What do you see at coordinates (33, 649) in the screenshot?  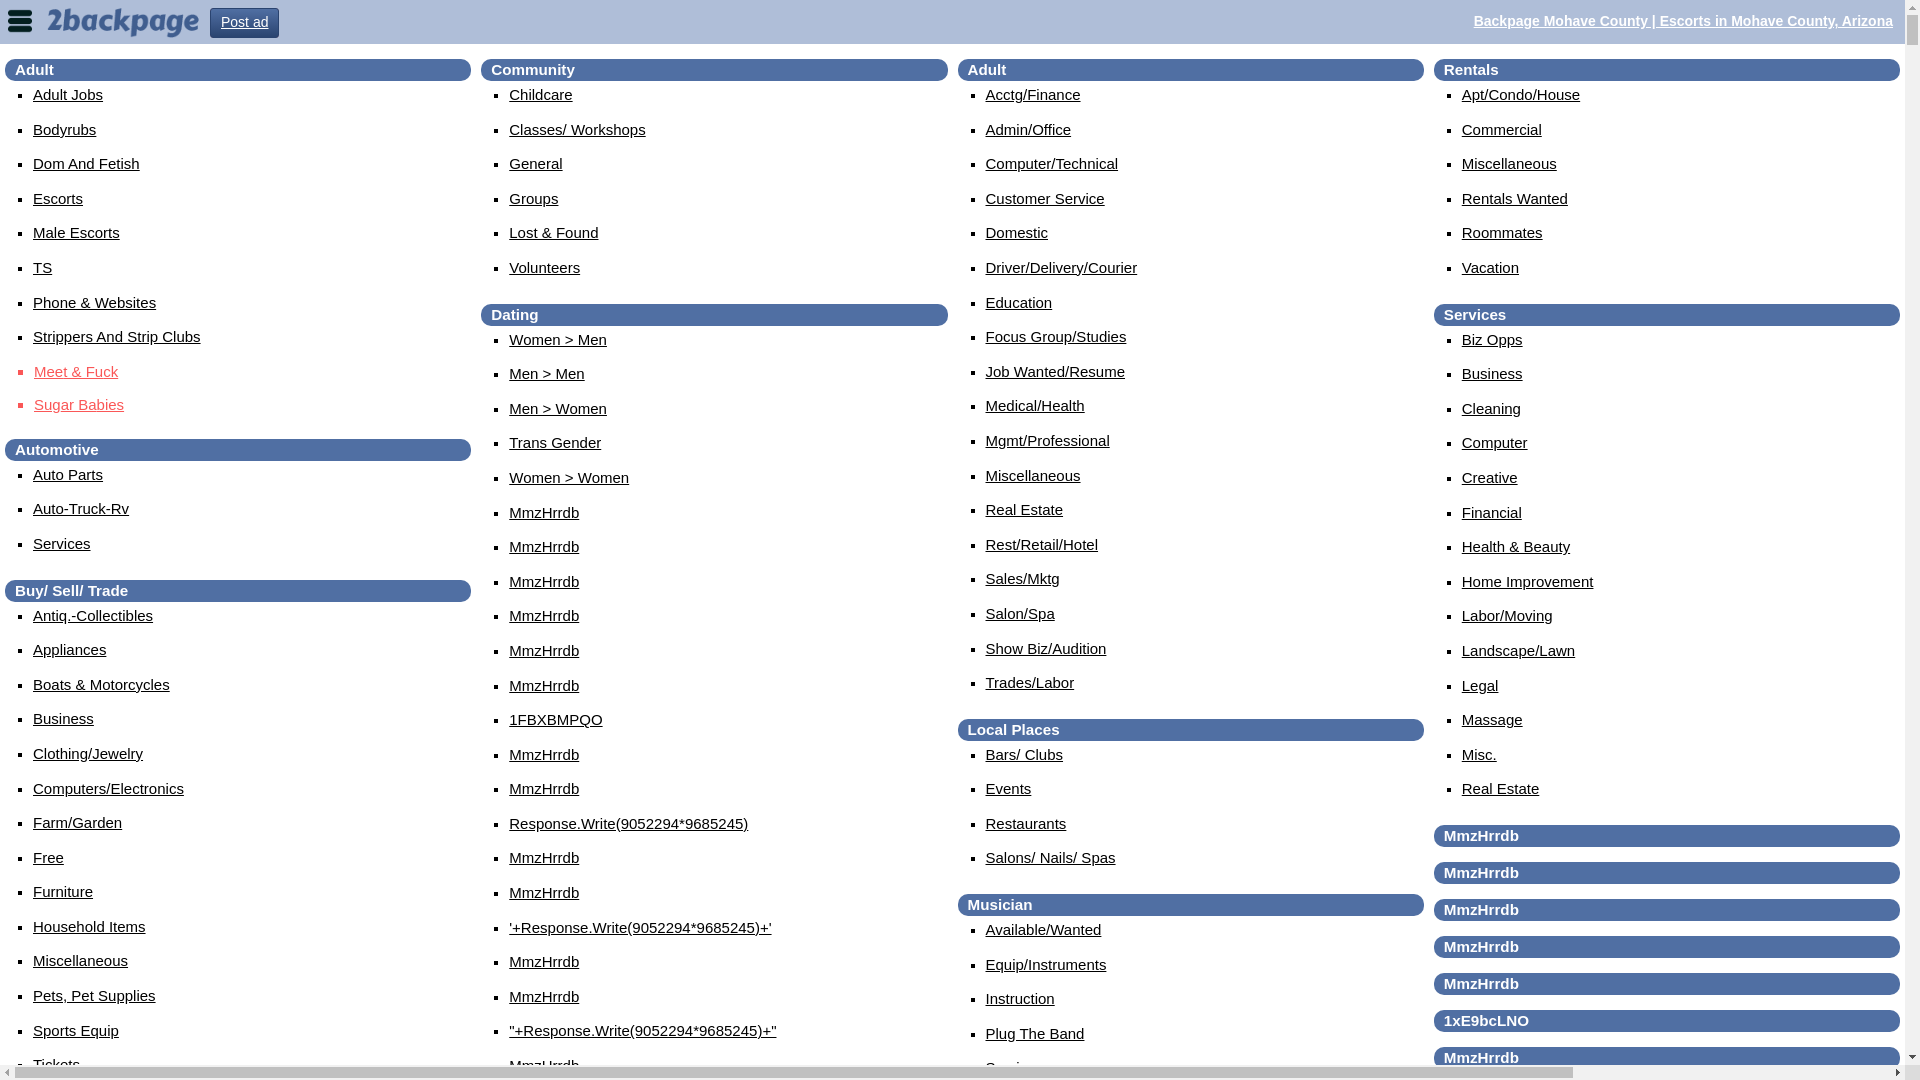 I see `'Appliances'` at bounding box center [33, 649].